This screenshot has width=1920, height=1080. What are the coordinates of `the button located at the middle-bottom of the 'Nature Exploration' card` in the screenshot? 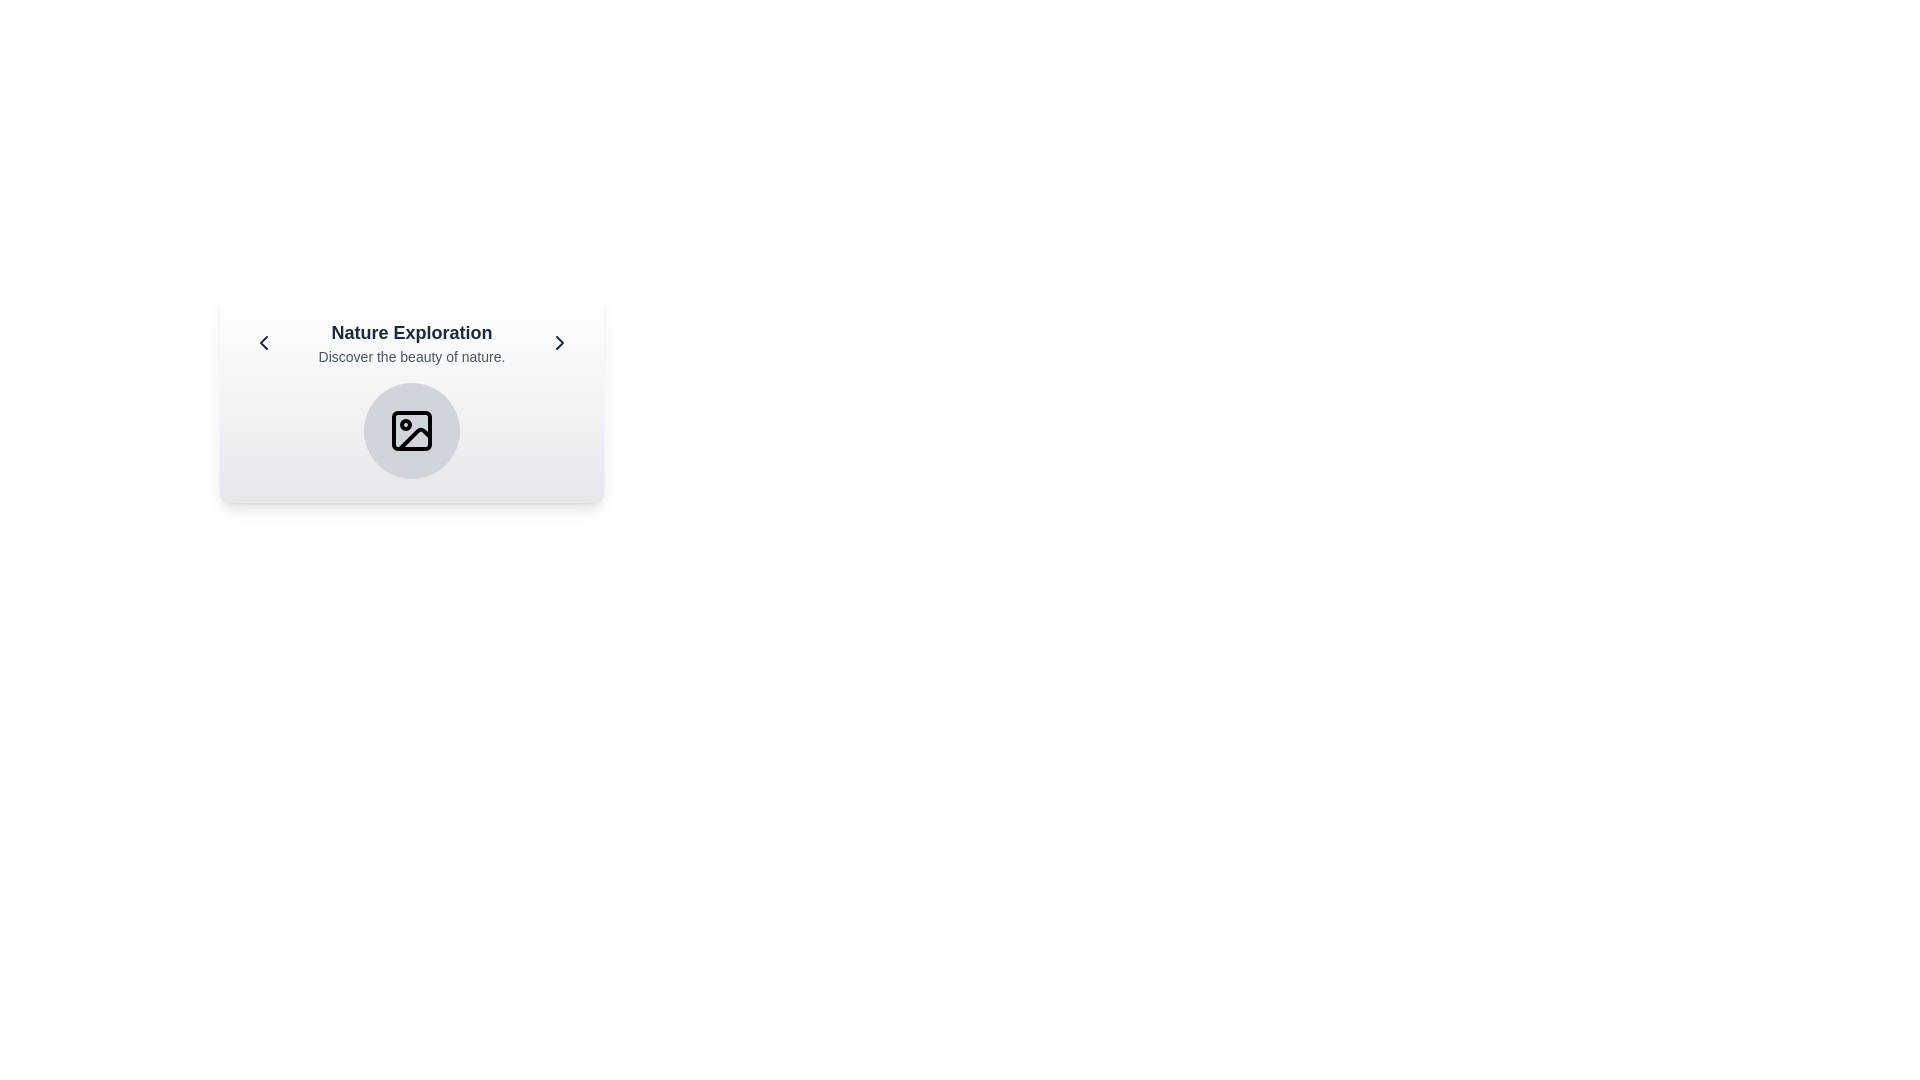 It's located at (411, 430).